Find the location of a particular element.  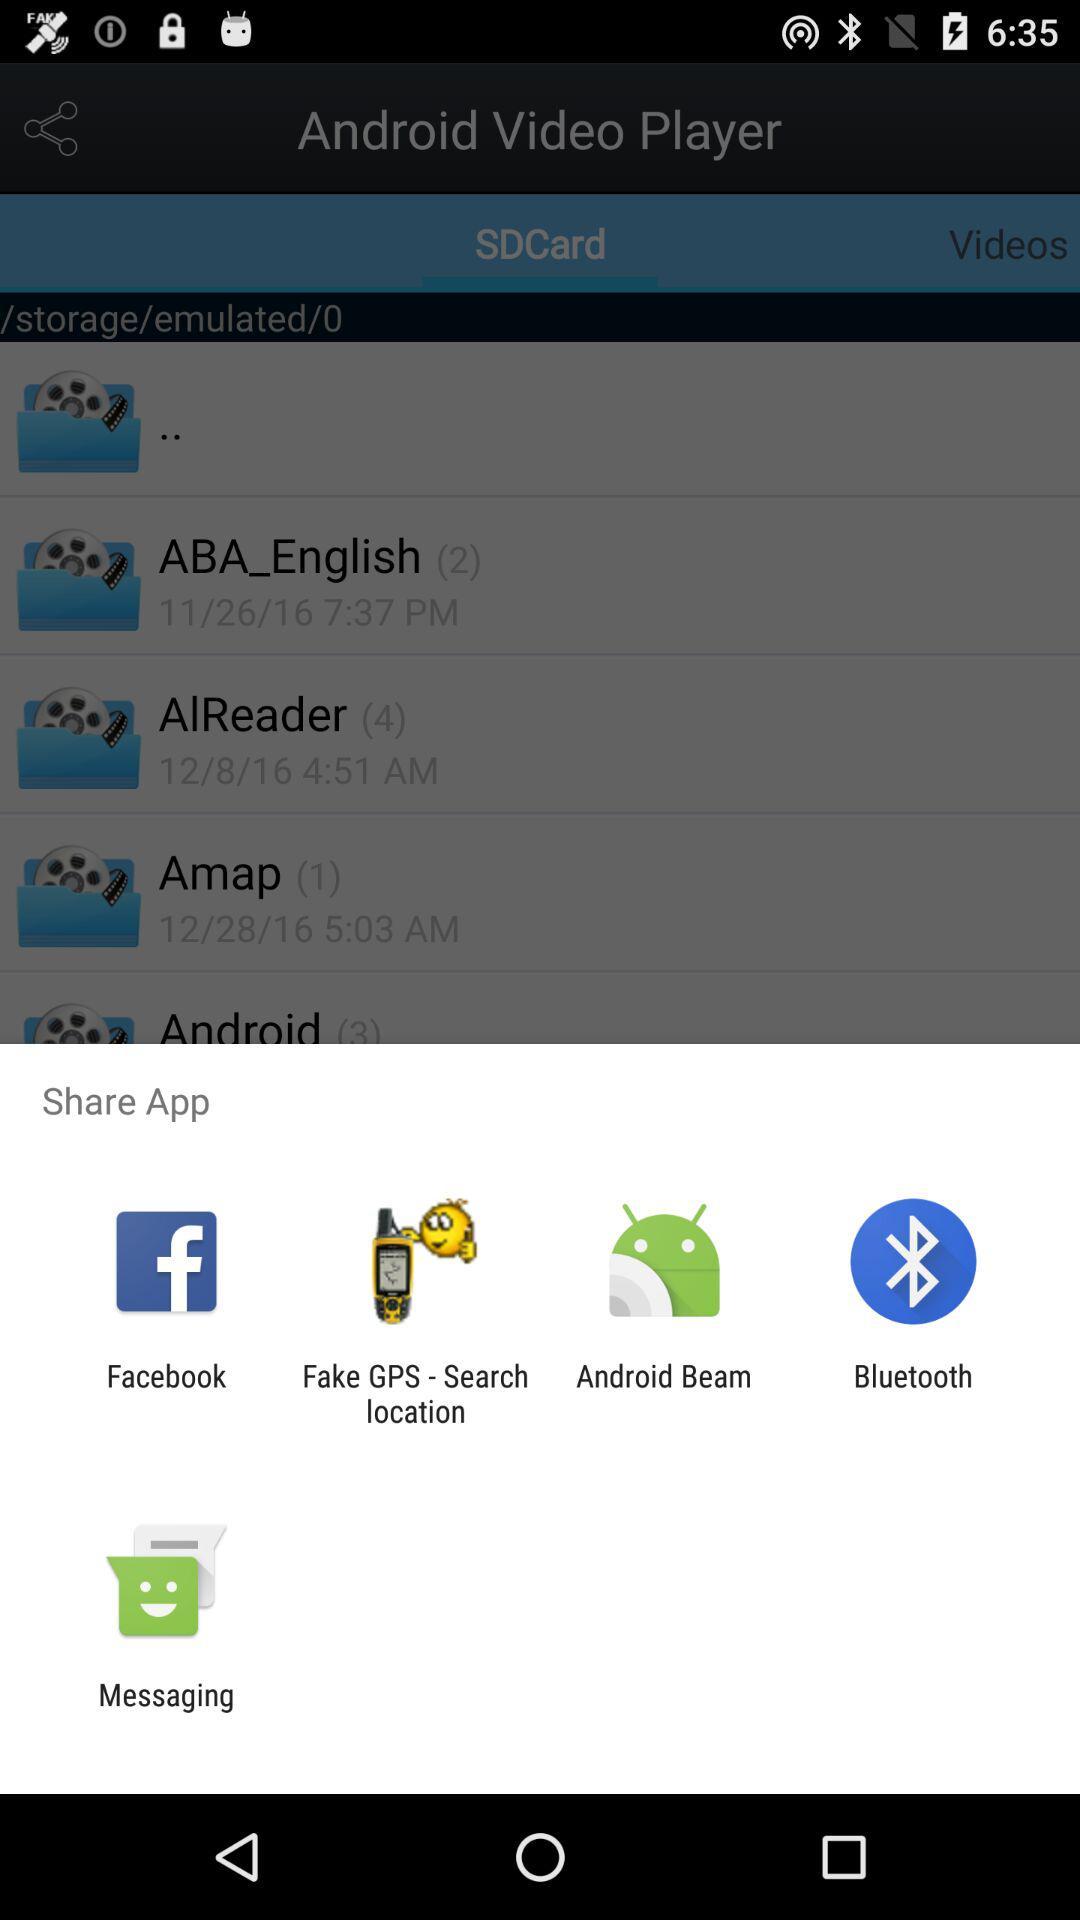

the bluetooth icon is located at coordinates (913, 1392).